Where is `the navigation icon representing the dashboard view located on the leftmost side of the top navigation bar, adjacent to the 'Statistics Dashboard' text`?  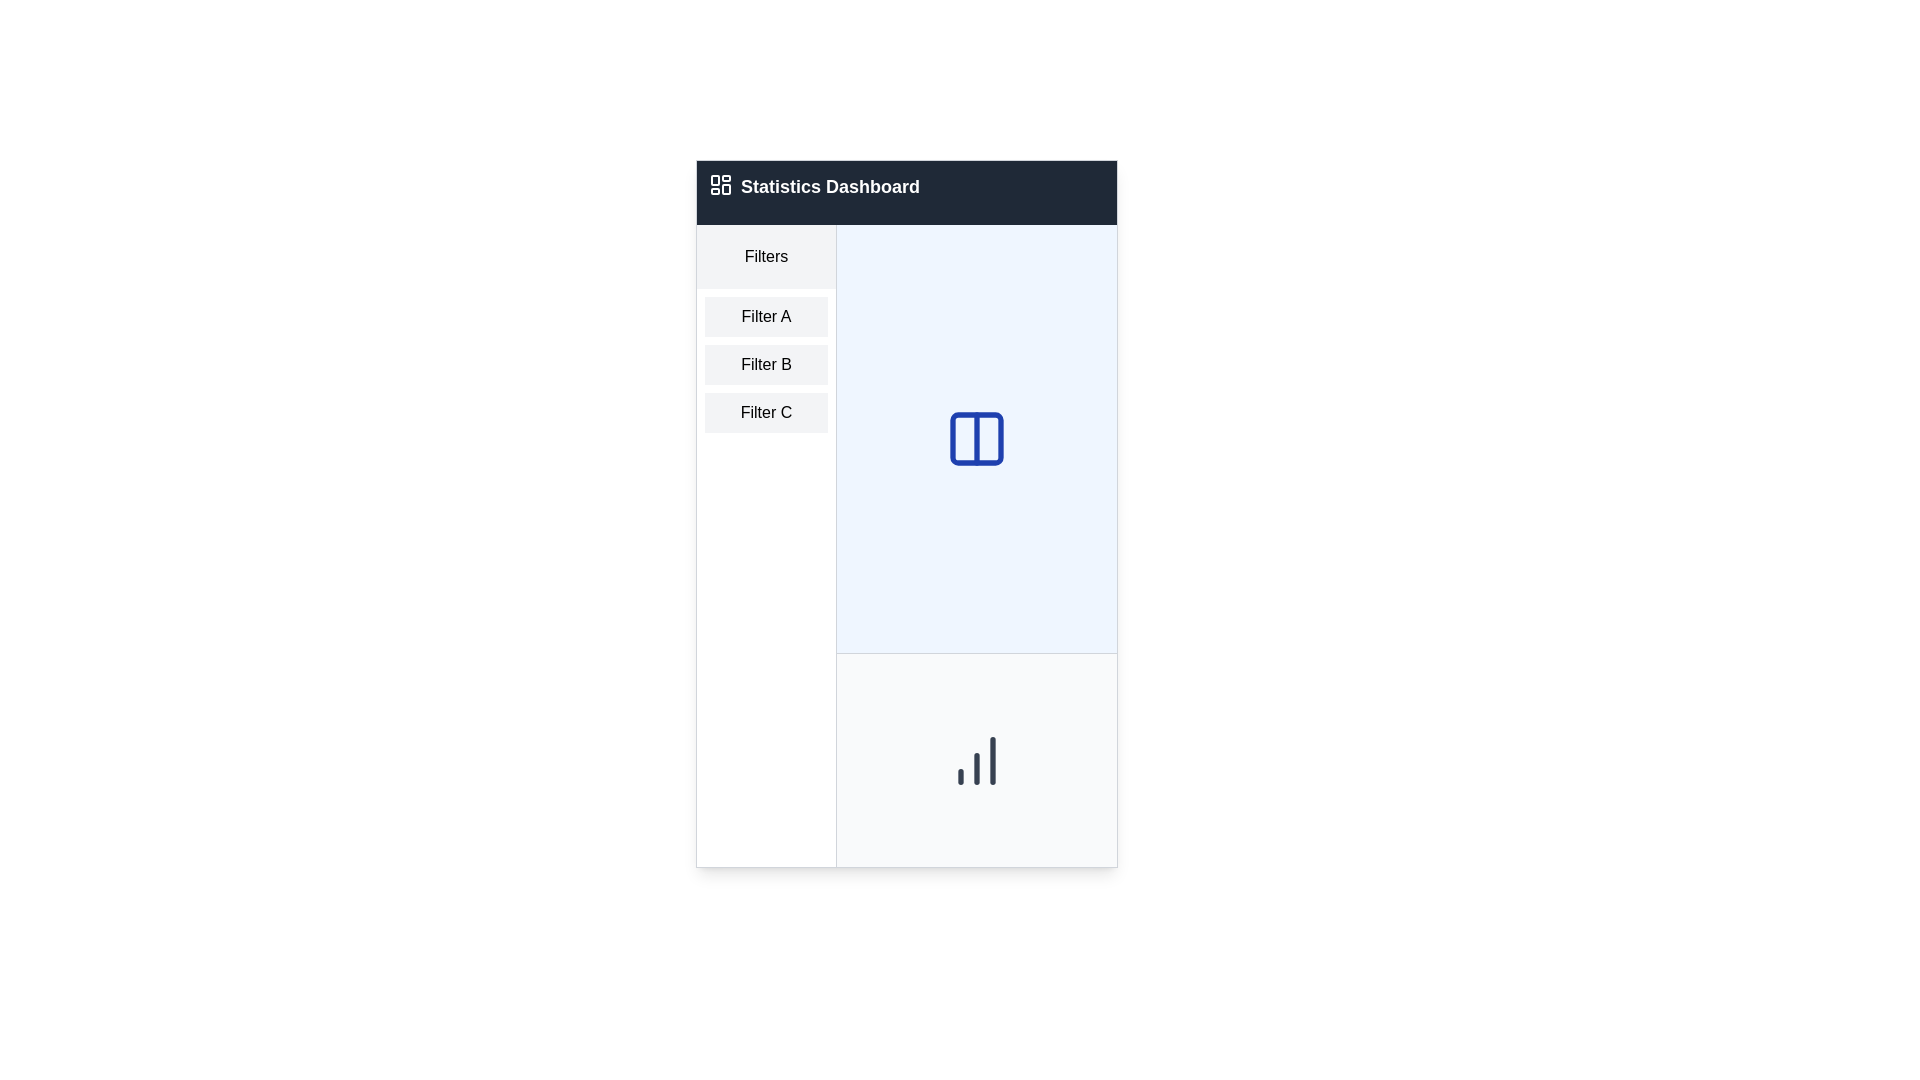
the navigation icon representing the dashboard view located on the leftmost side of the top navigation bar, adjacent to the 'Statistics Dashboard' text is located at coordinates (720, 185).